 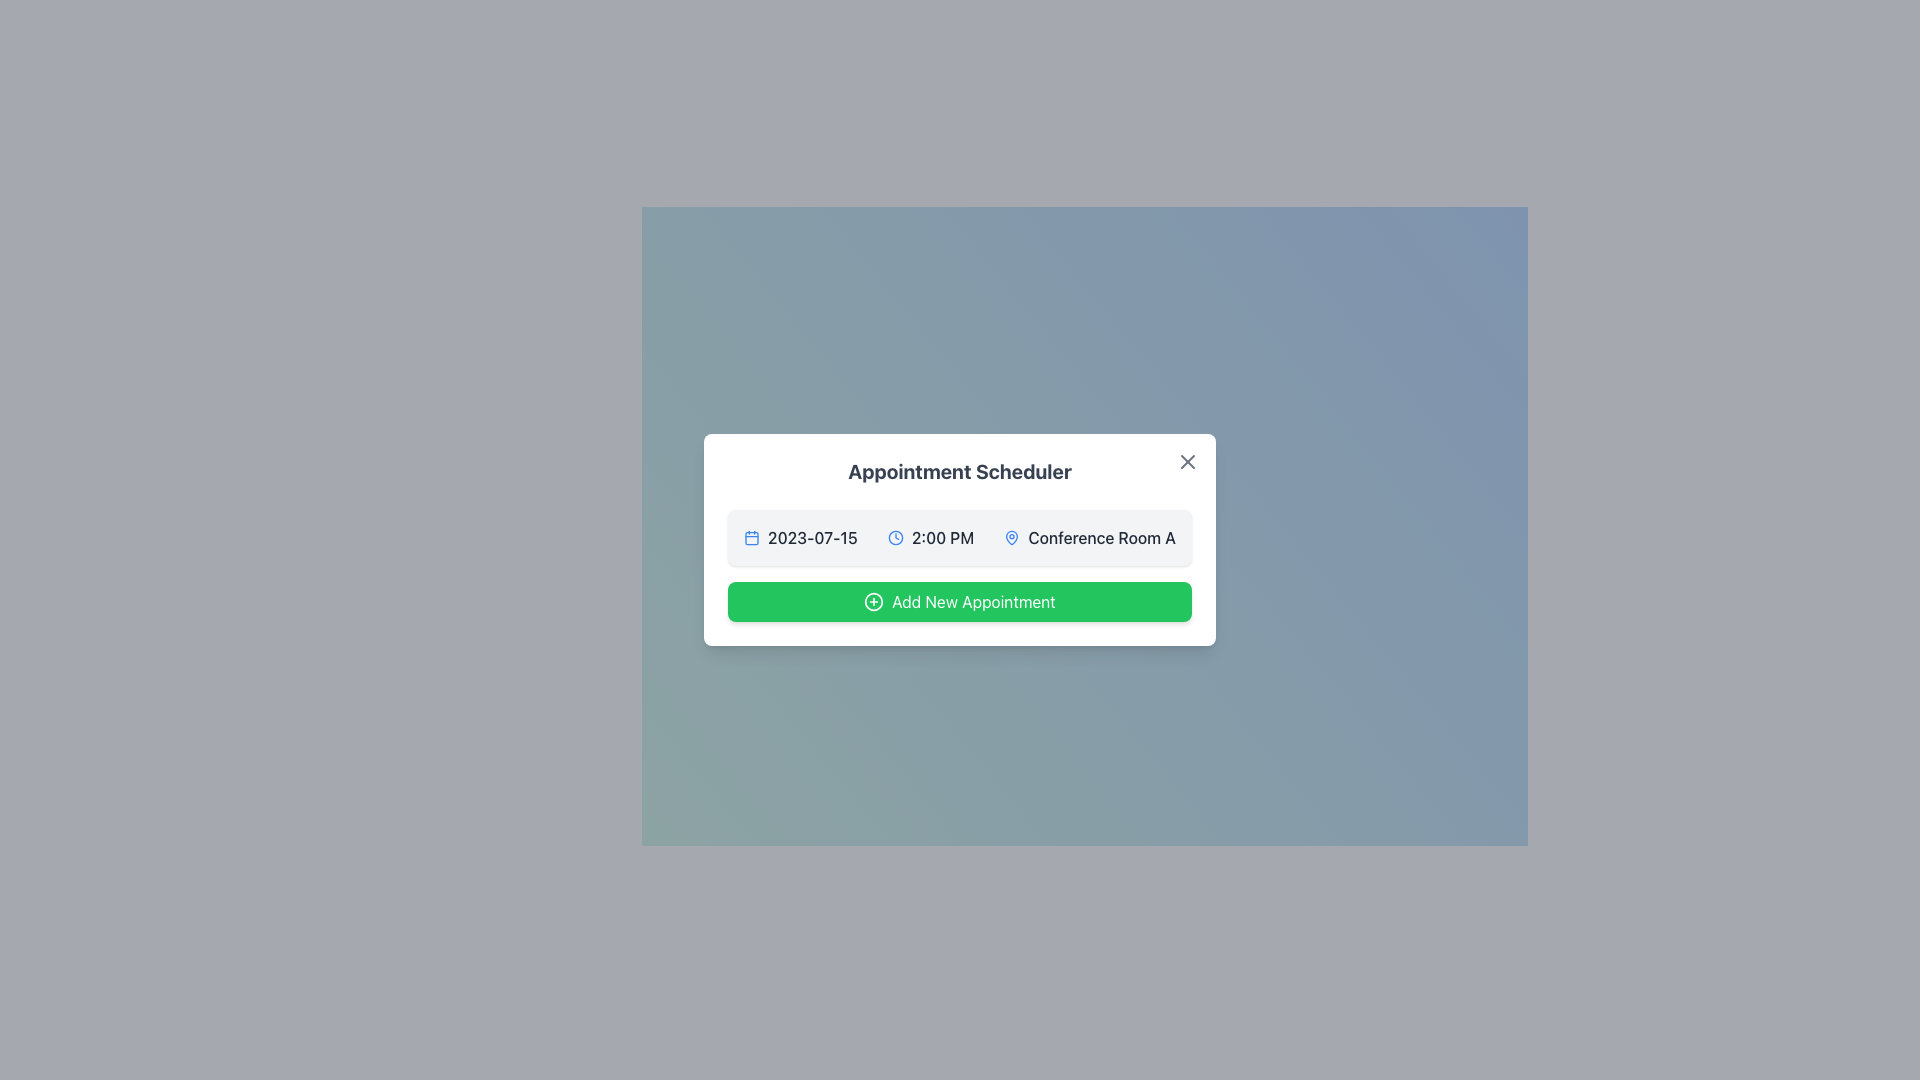 What do you see at coordinates (1012, 536) in the screenshot?
I see `the blue-colored map pin icon that is part of the location indicators next to the text 'Conference Room A'` at bounding box center [1012, 536].